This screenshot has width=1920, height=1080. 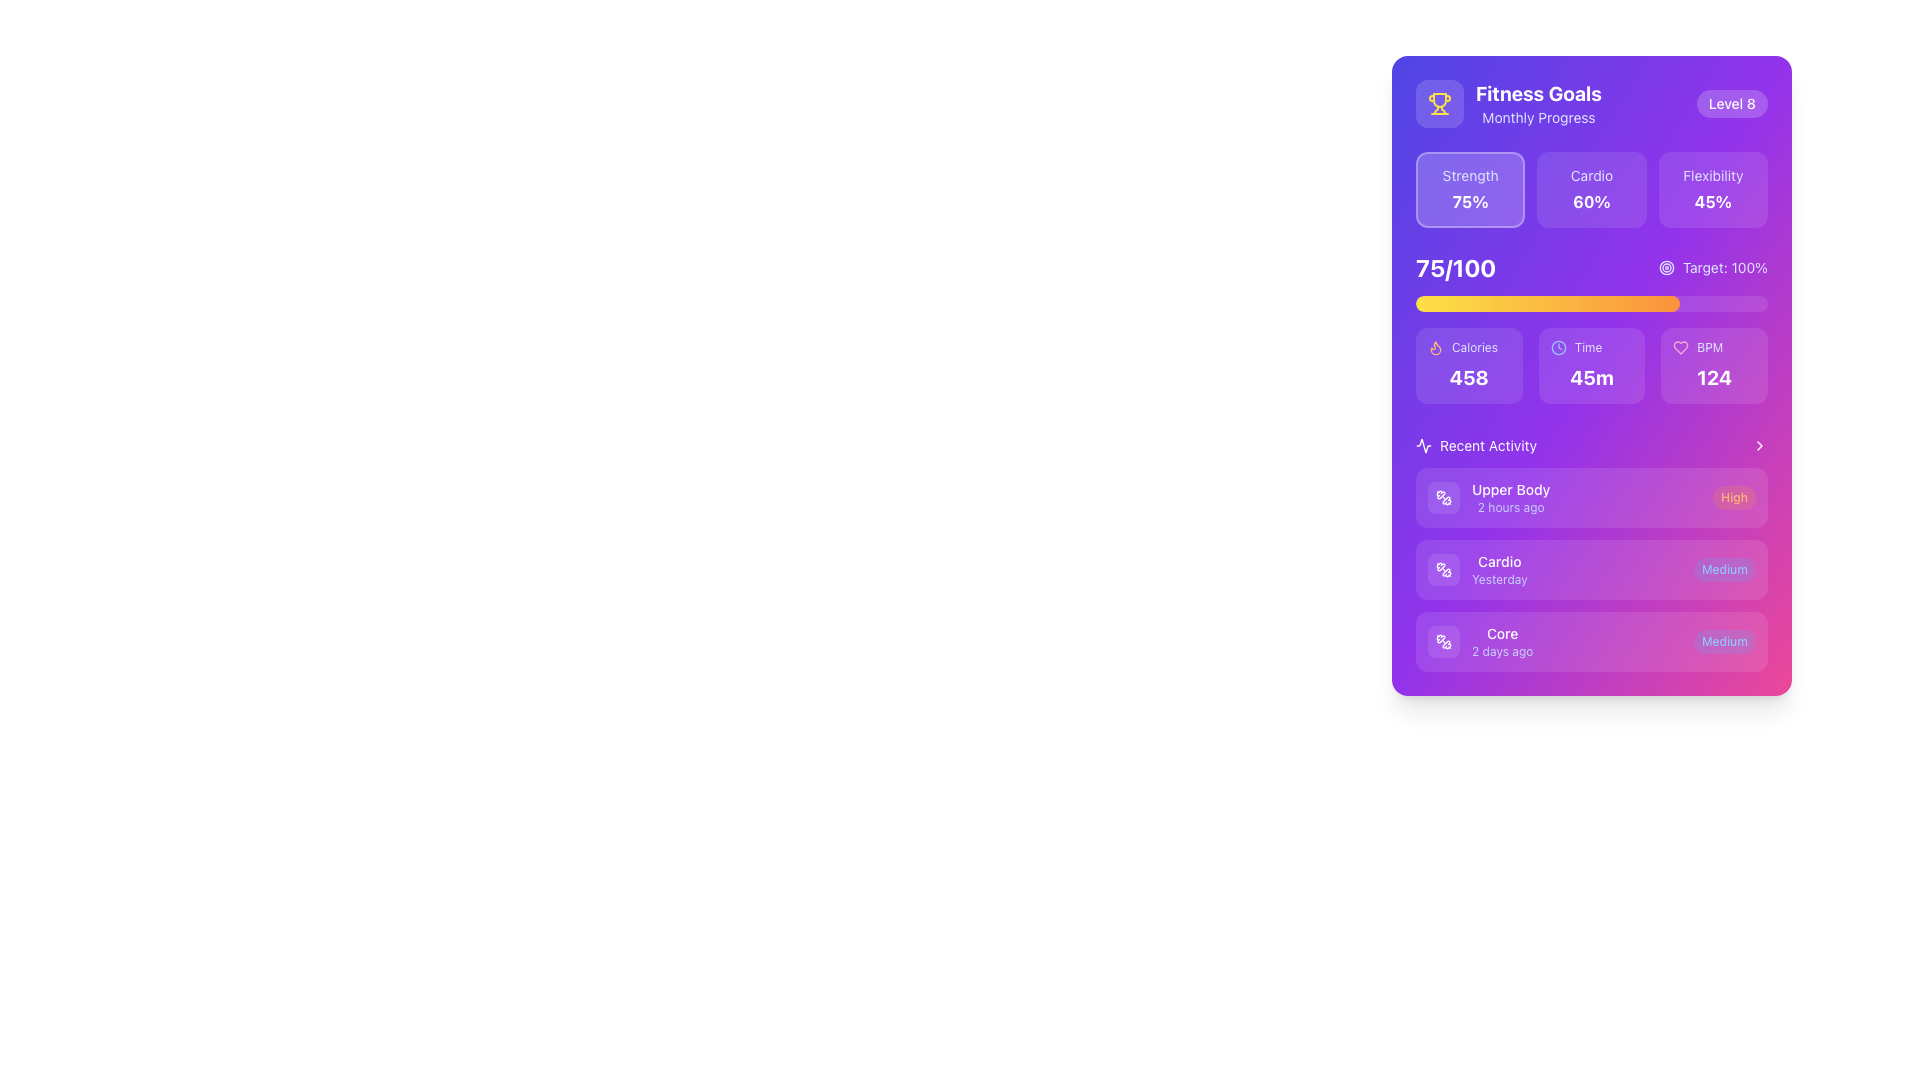 I want to click on the 'Cardio' text label in the 'Recent Activity' section, which displays the title of an activity type, so click(x=1499, y=562).